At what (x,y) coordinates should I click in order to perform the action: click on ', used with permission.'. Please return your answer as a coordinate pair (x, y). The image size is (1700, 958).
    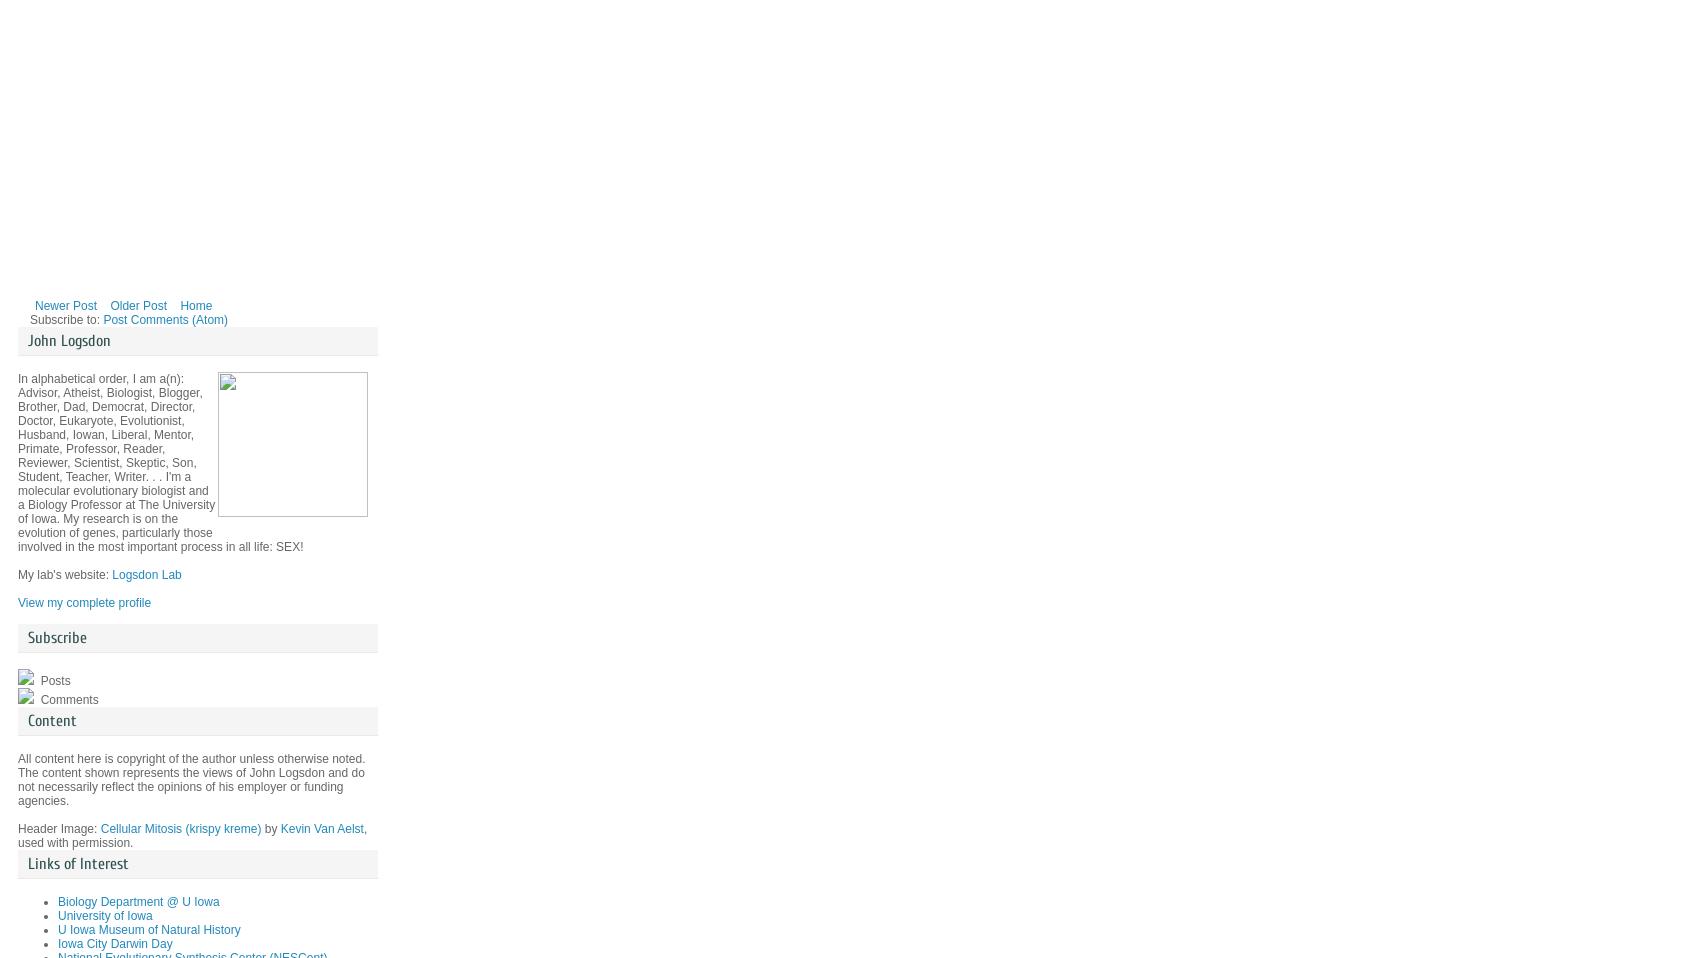
    Looking at the image, I should click on (191, 835).